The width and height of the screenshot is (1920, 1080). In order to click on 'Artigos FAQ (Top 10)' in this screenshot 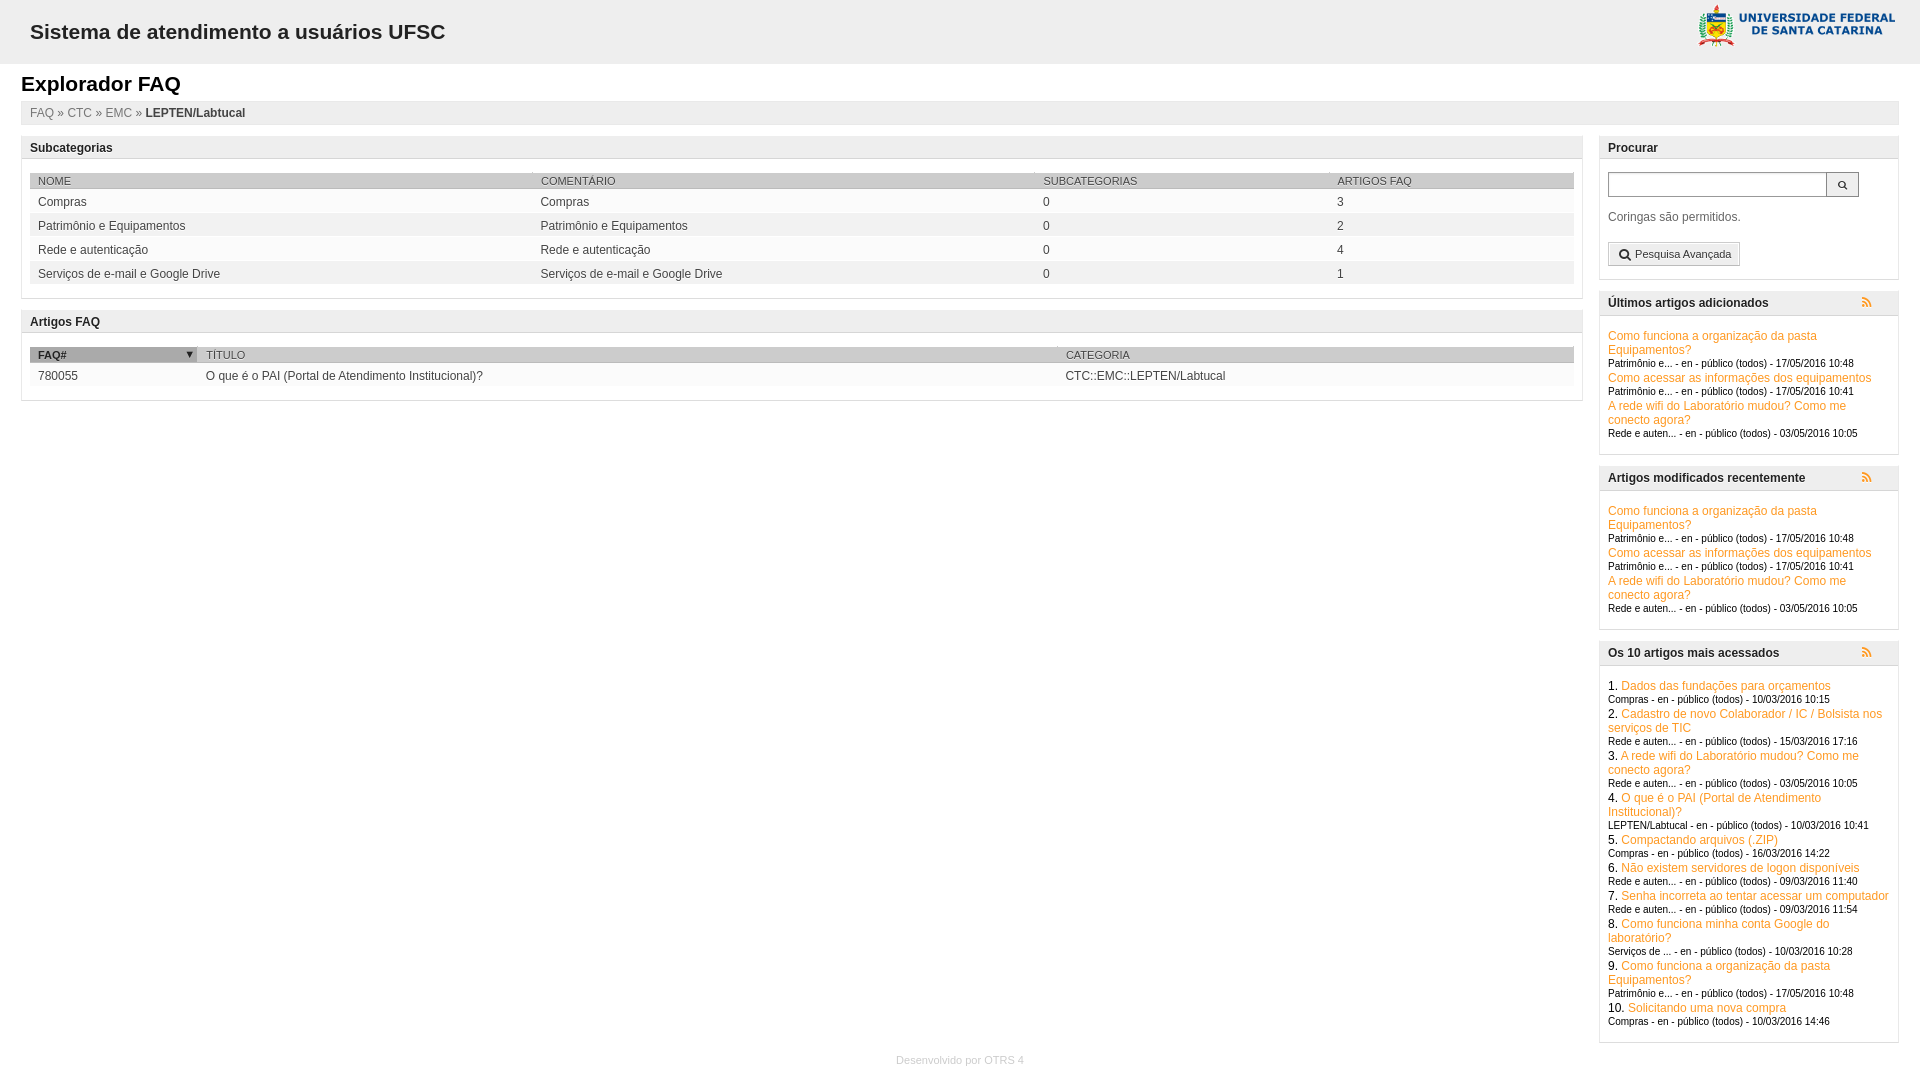, I will do `click(1875, 654)`.